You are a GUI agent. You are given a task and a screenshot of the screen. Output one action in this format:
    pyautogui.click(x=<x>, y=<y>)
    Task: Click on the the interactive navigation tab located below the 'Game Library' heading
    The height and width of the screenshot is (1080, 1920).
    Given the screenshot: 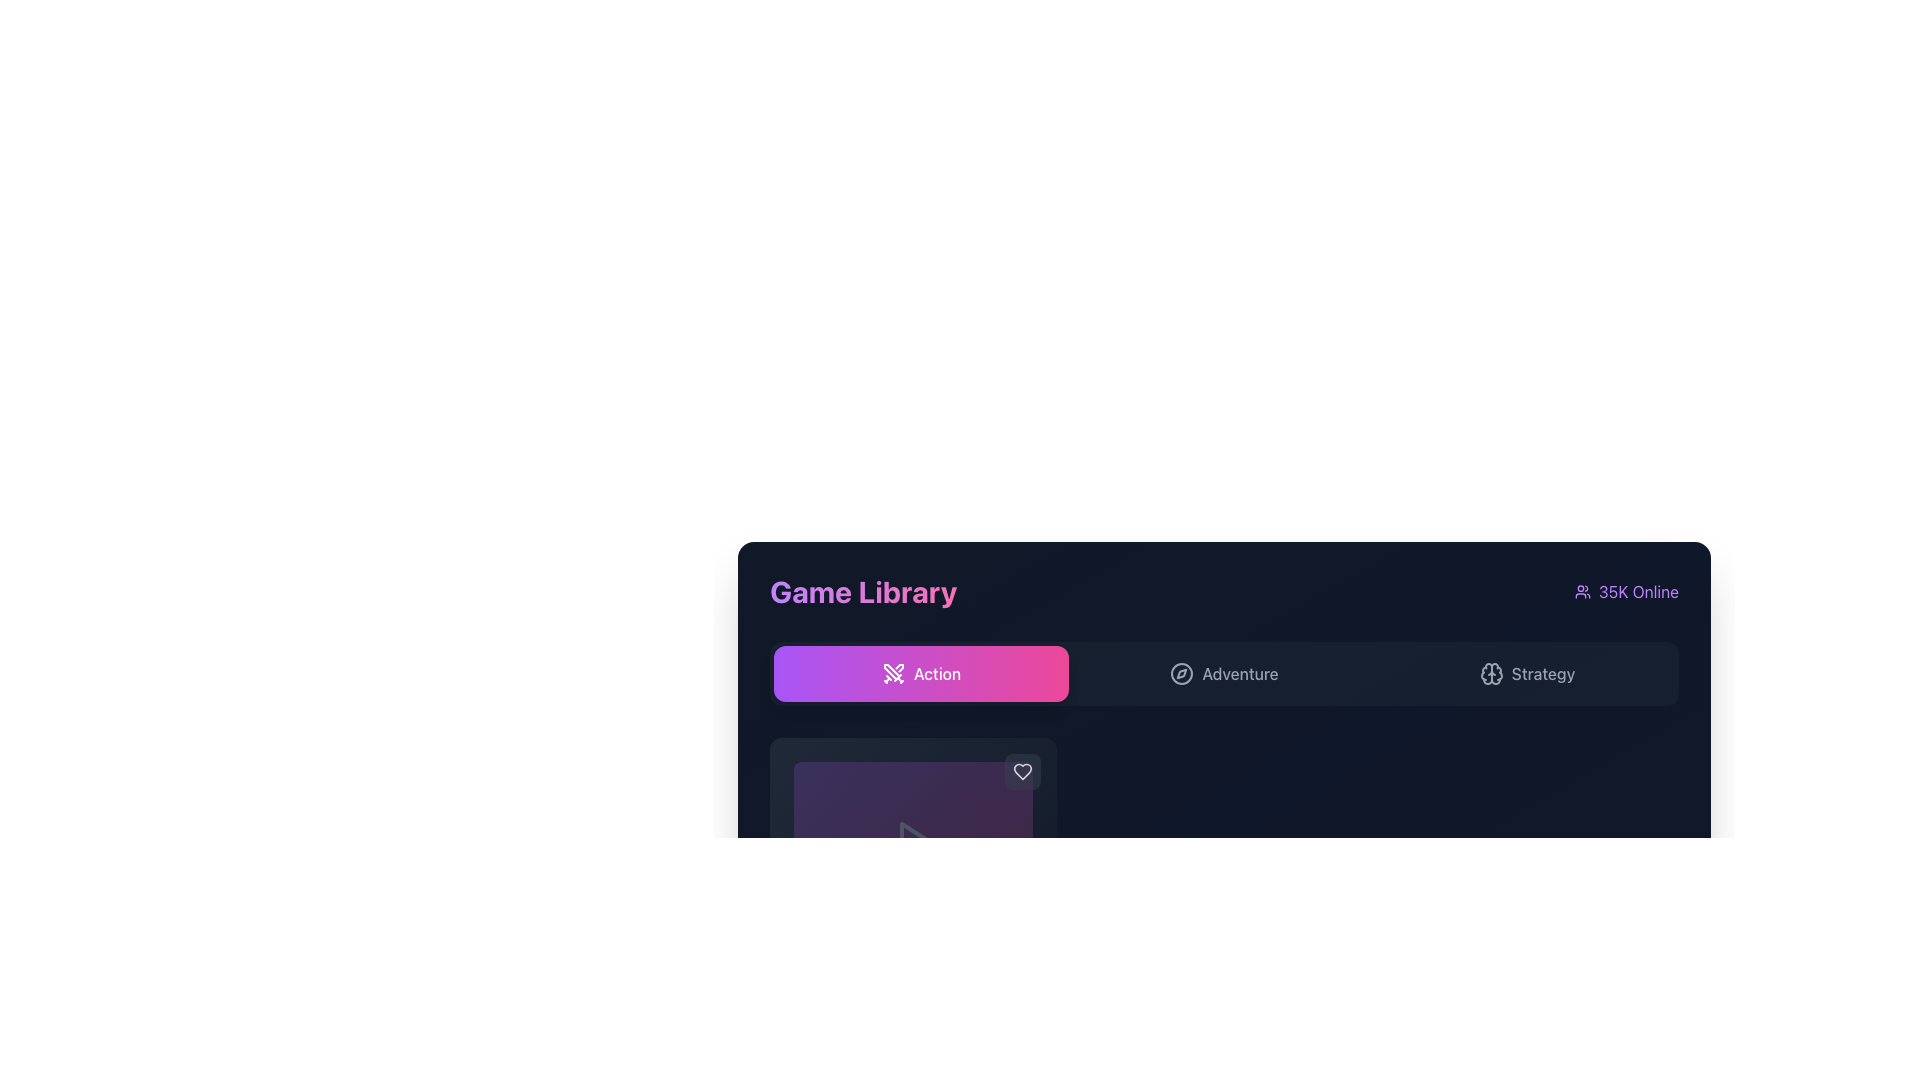 What is the action you would take?
    pyautogui.click(x=1223, y=674)
    